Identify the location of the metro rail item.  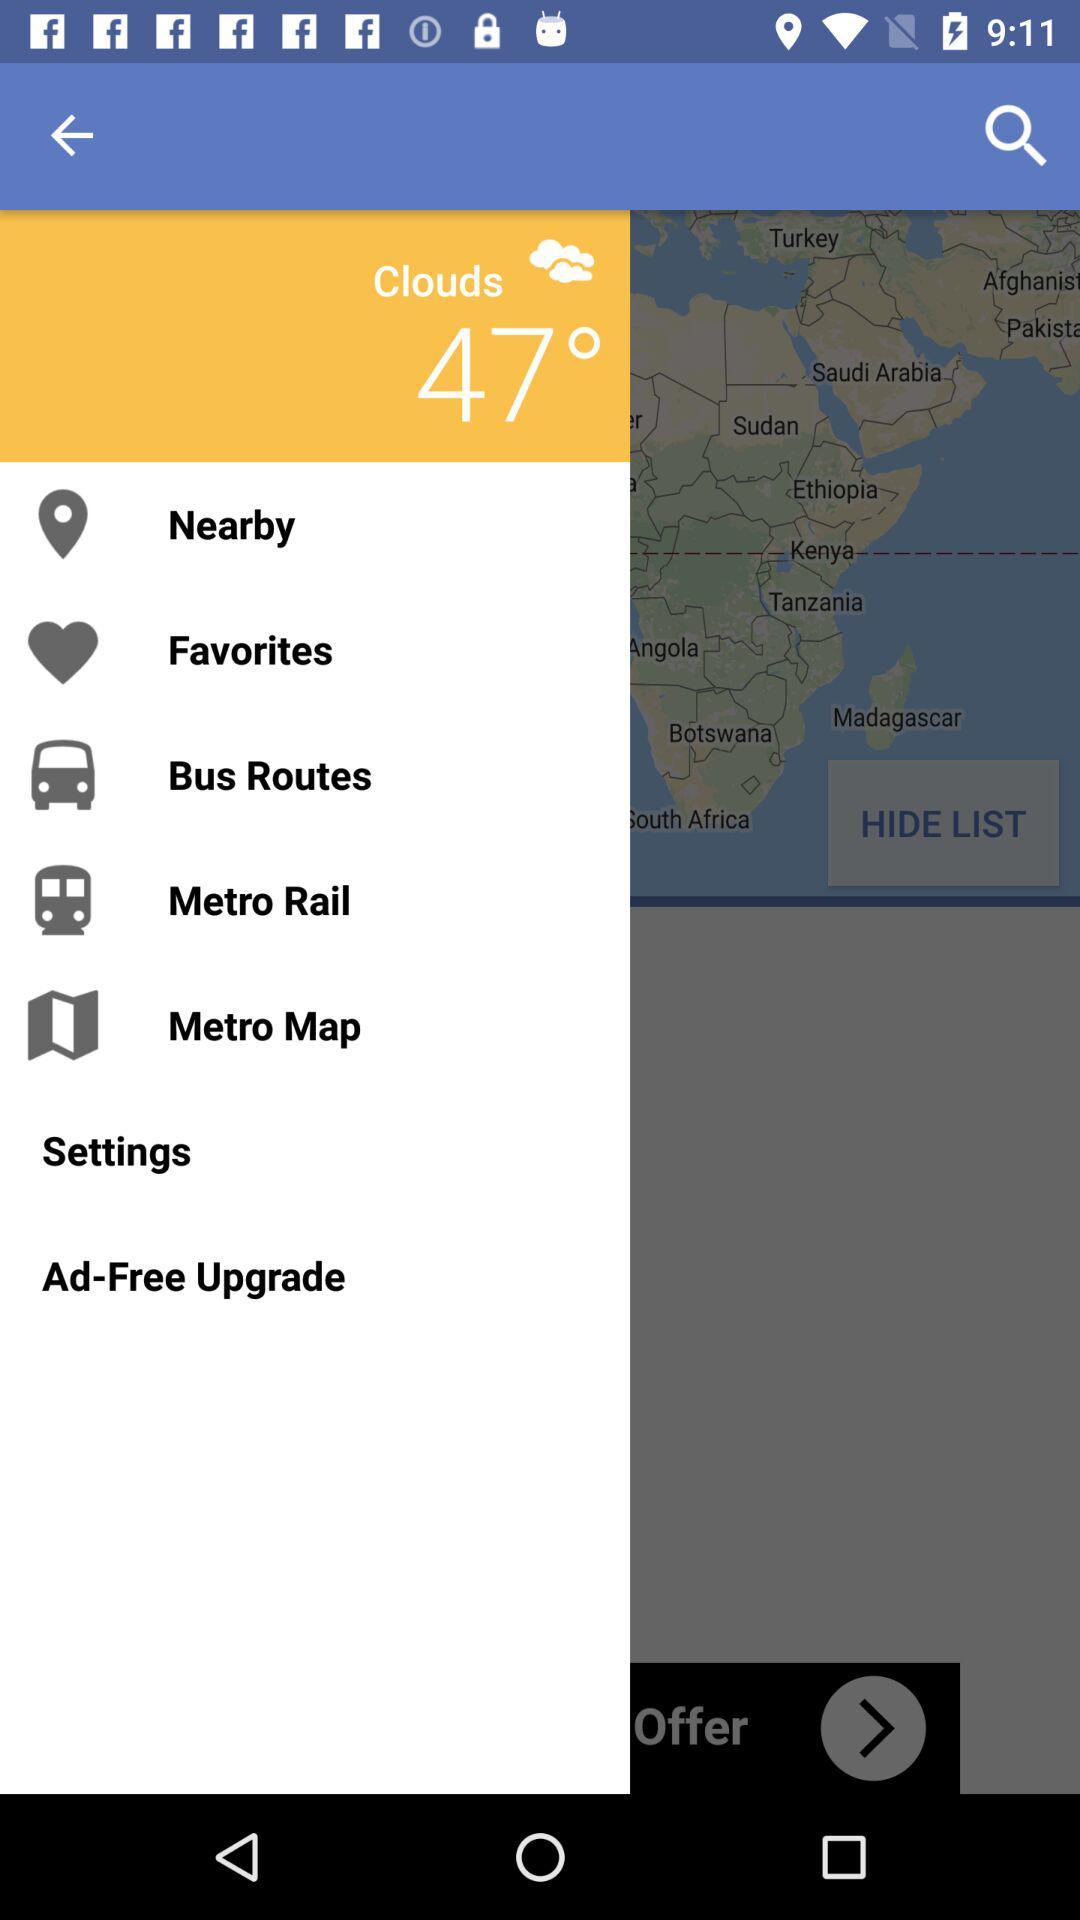
(378, 898).